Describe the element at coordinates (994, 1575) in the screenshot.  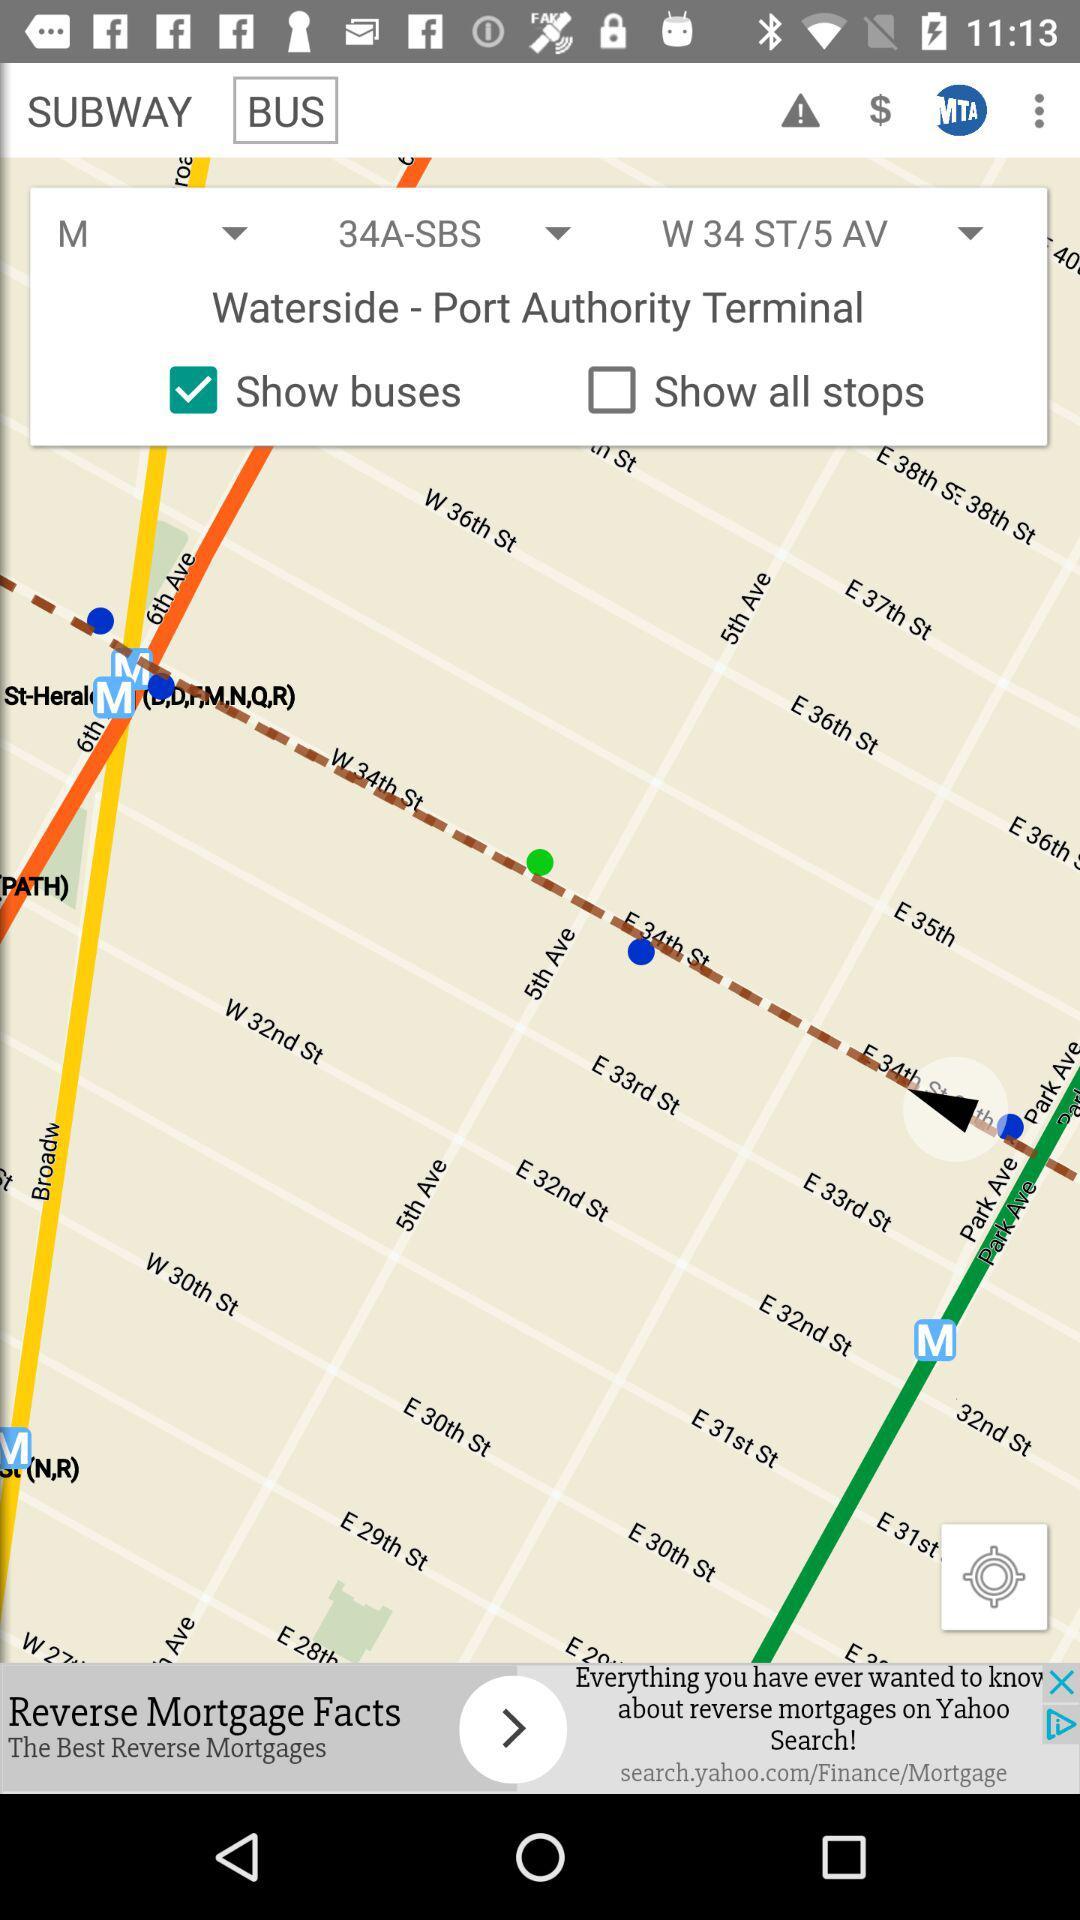
I see `the location_crosshair icon` at that location.